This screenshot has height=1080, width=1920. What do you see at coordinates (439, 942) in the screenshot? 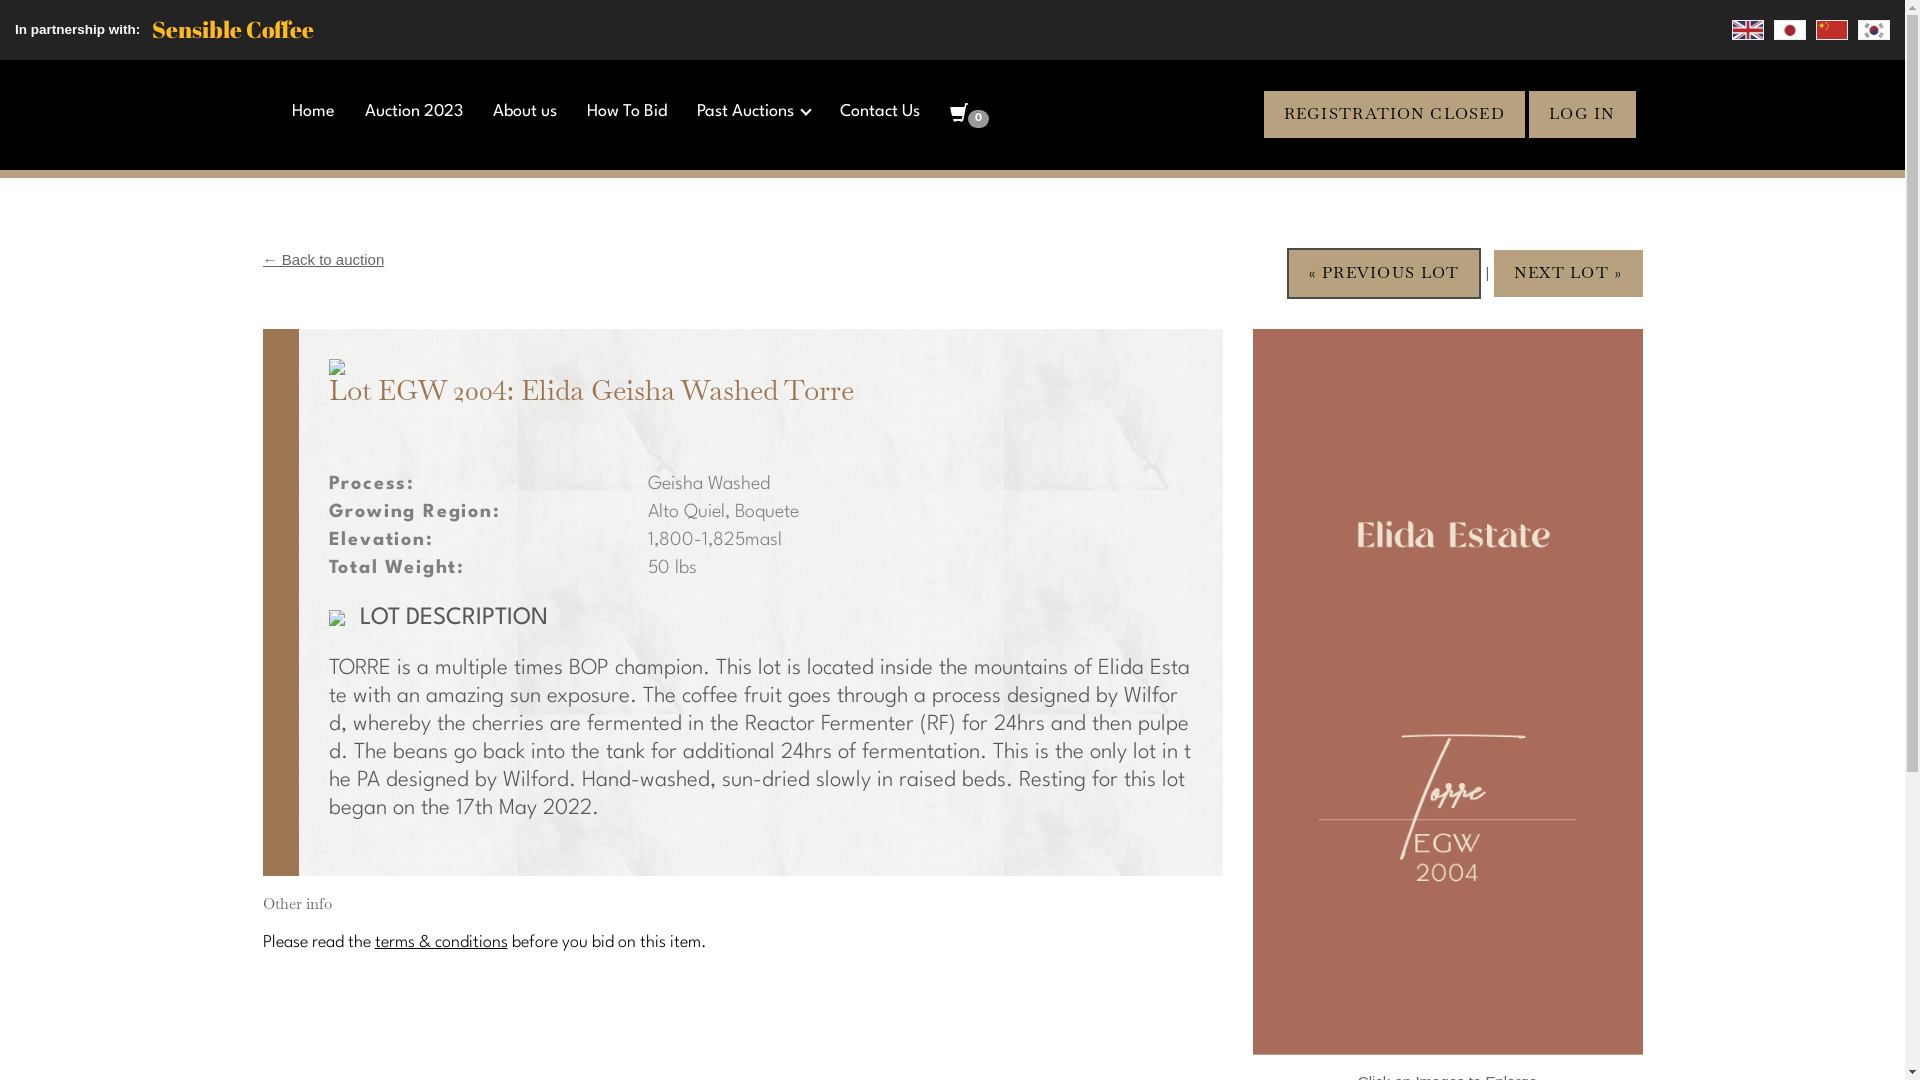
I see `'terms & conditions'` at bounding box center [439, 942].